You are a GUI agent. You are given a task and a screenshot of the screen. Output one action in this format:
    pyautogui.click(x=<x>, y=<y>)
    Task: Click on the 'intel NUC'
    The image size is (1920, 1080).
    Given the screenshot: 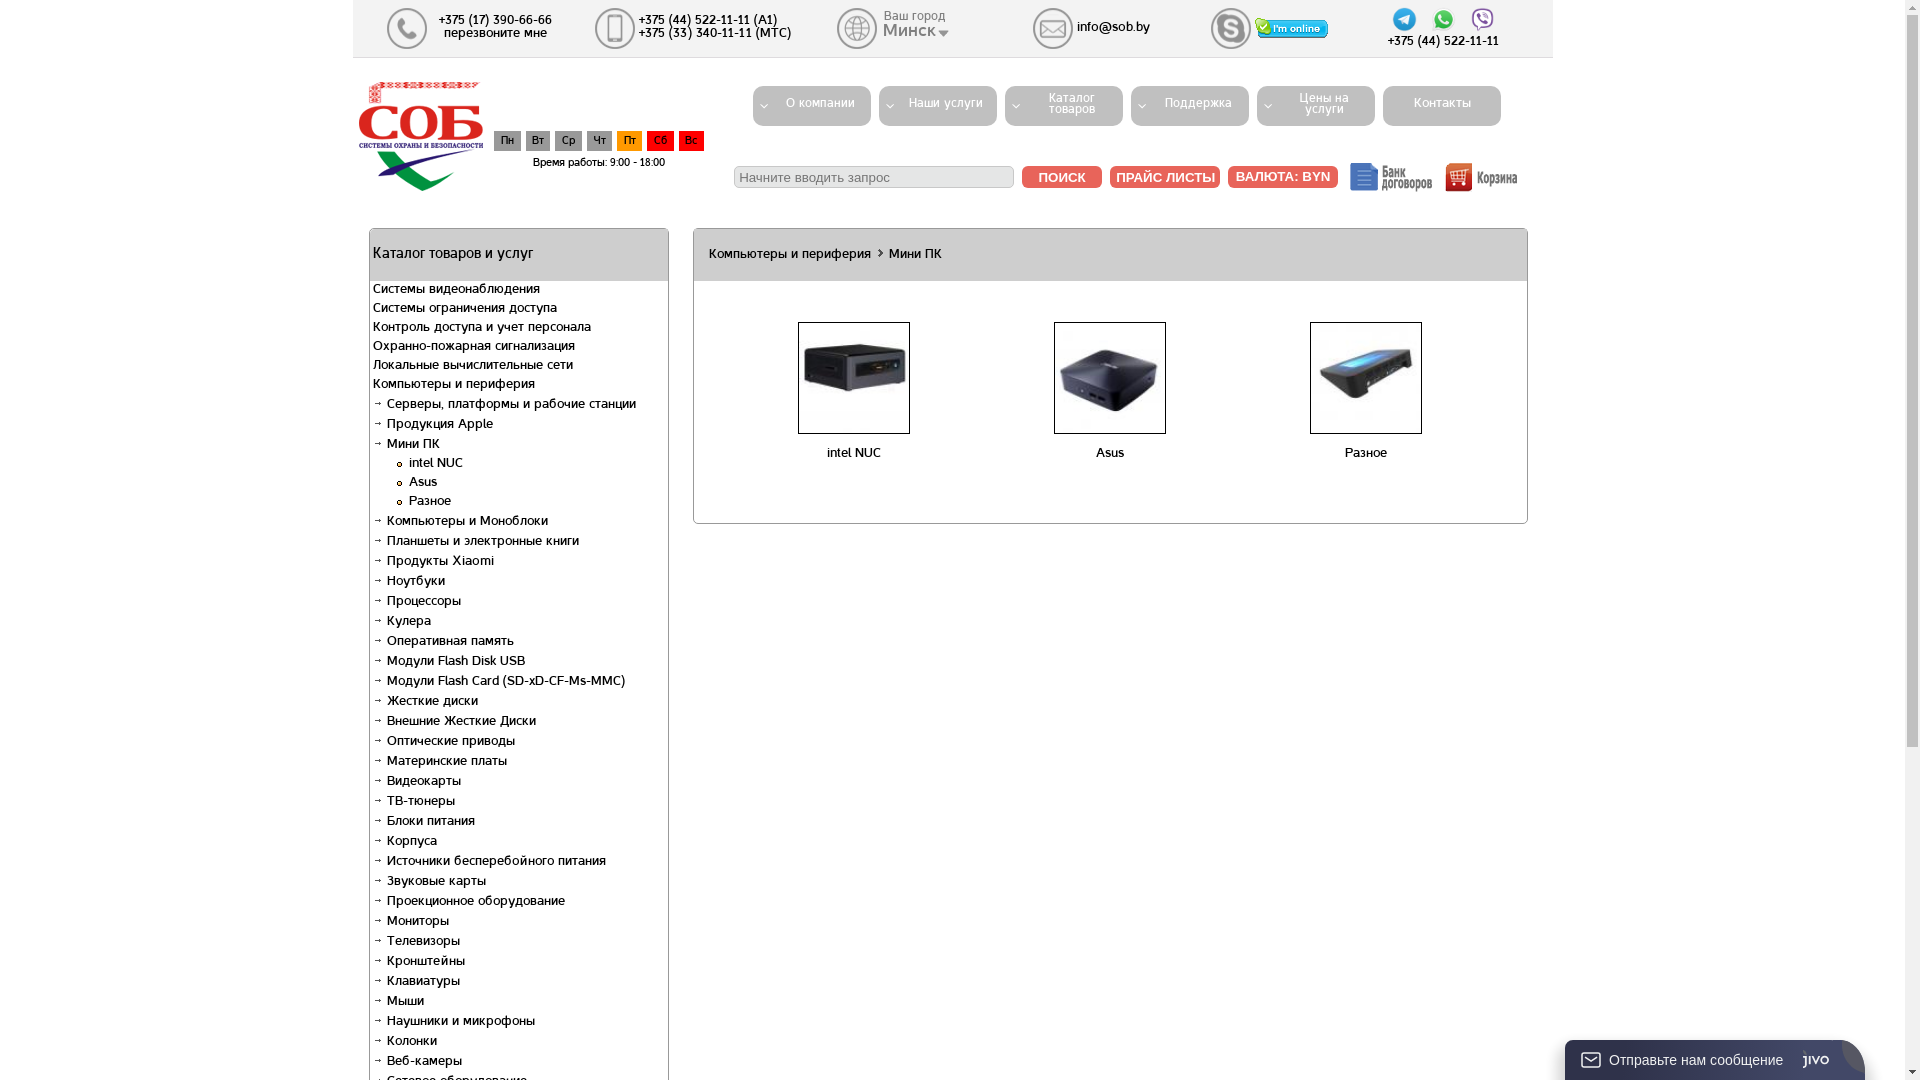 What is the action you would take?
    pyautogui.click(x=854, y=454)
    